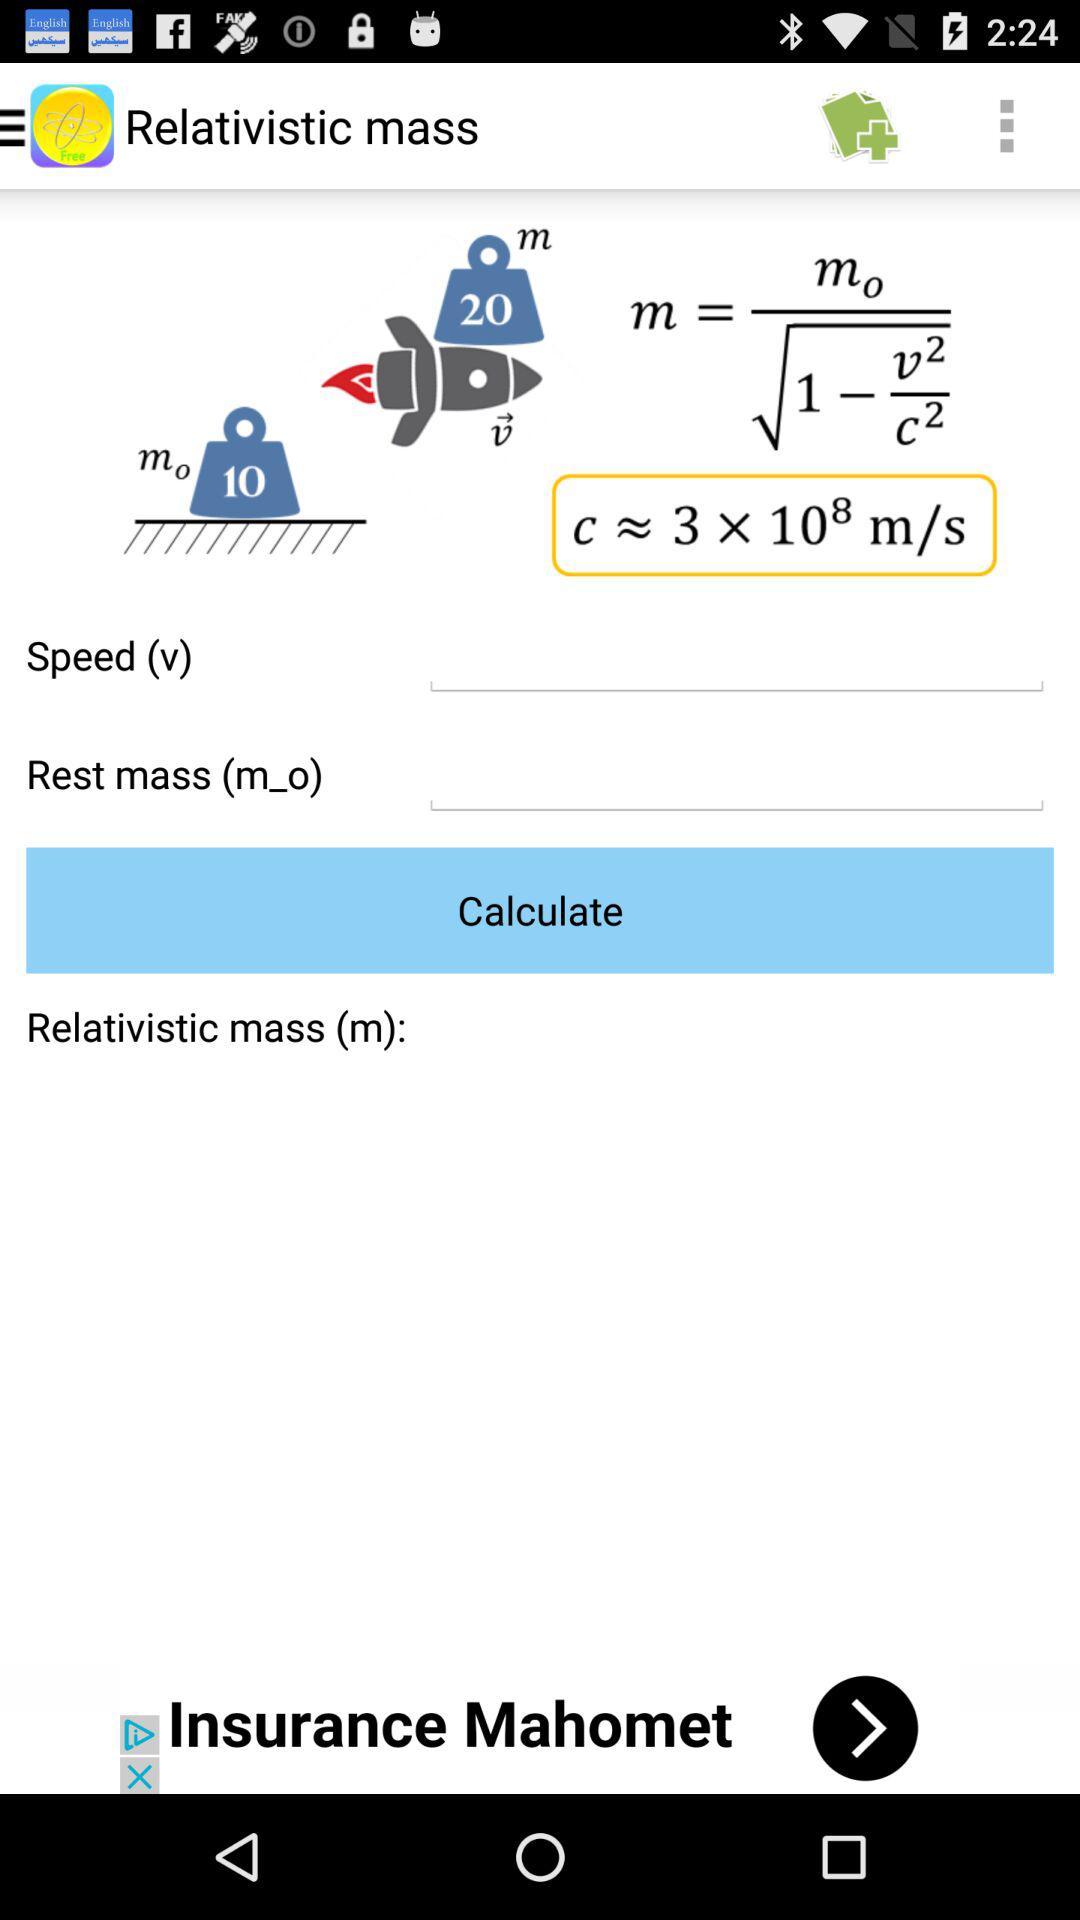 The width and height of the screenshot is (1080, 1920). Describe the element at coordinates (540, 1727) in the screenshot. I see `advertisement portion` at that location.